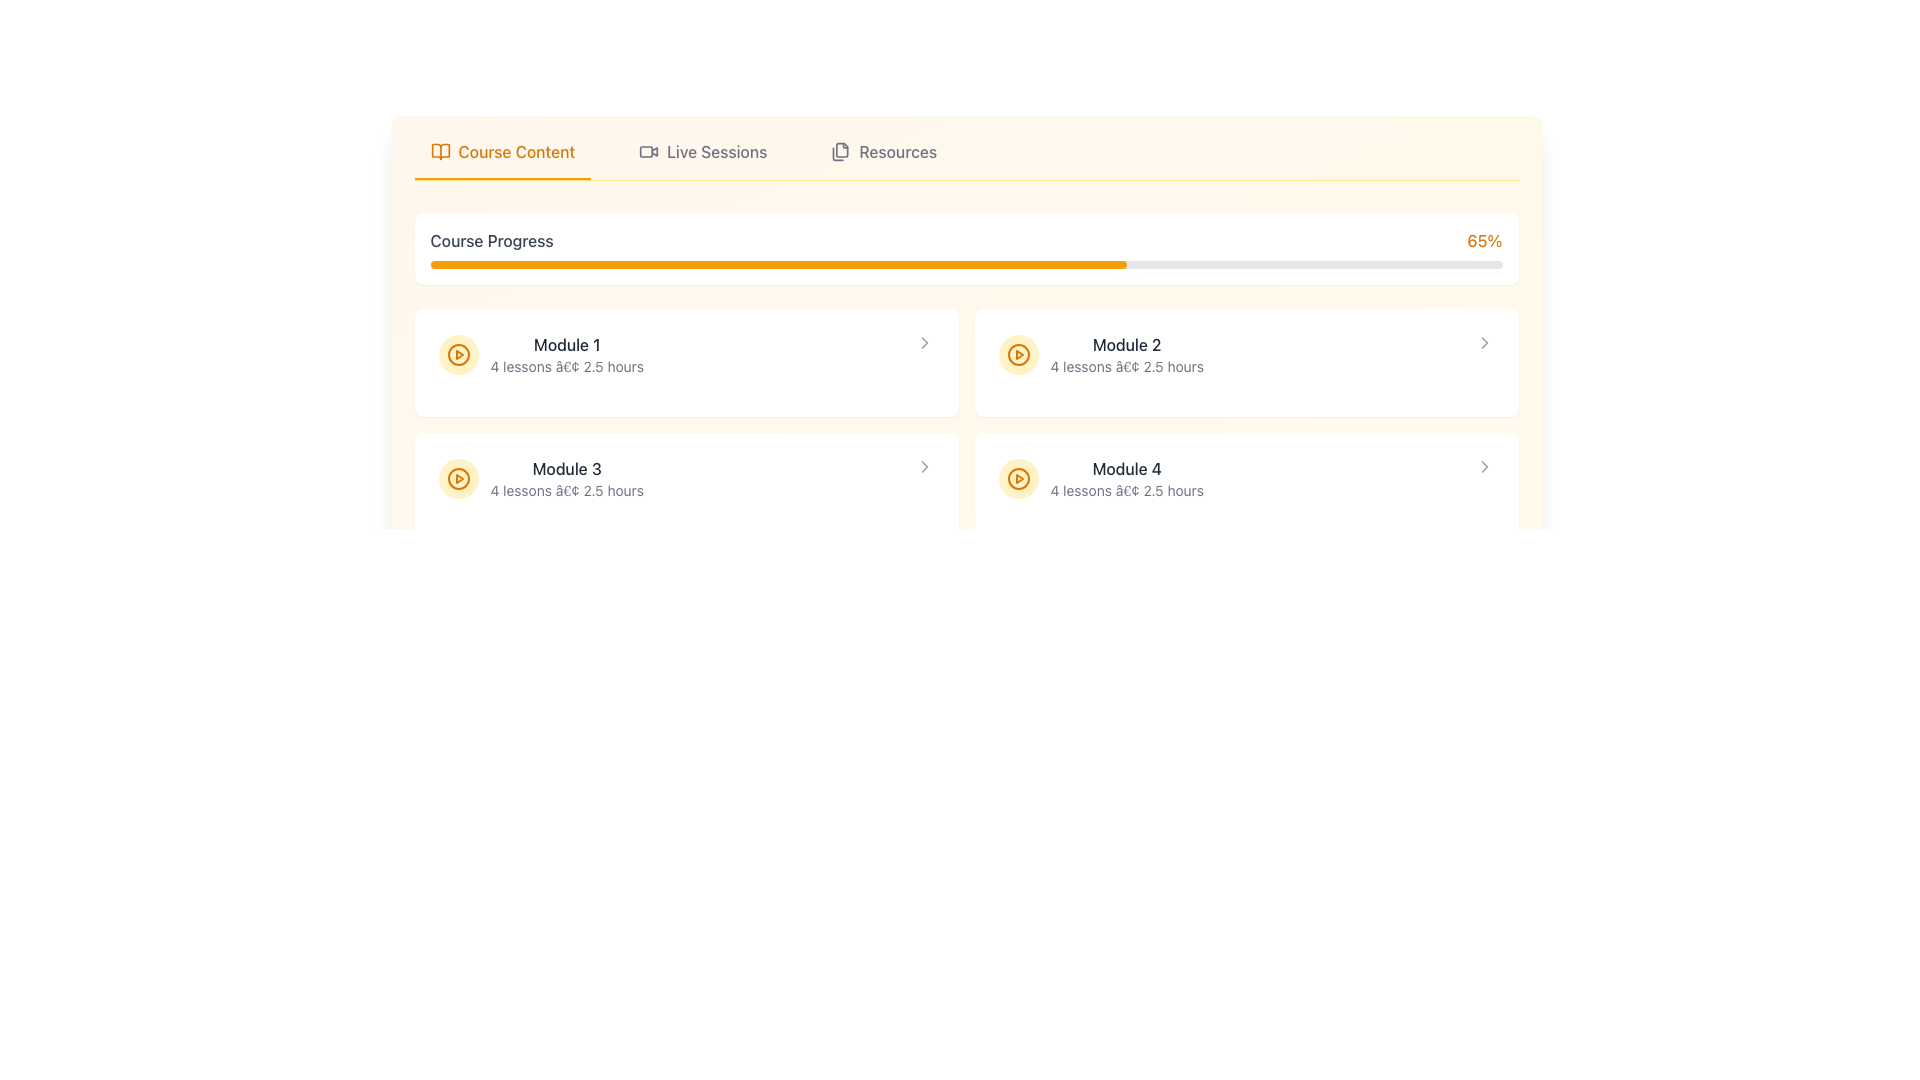 The width and height of the screenshot is (1920, 1080). Describe the element at coordinates (566, 469) in the screenshot. I see `the text label that serves as the title for 'Module 3' in the course content listing` at that location.